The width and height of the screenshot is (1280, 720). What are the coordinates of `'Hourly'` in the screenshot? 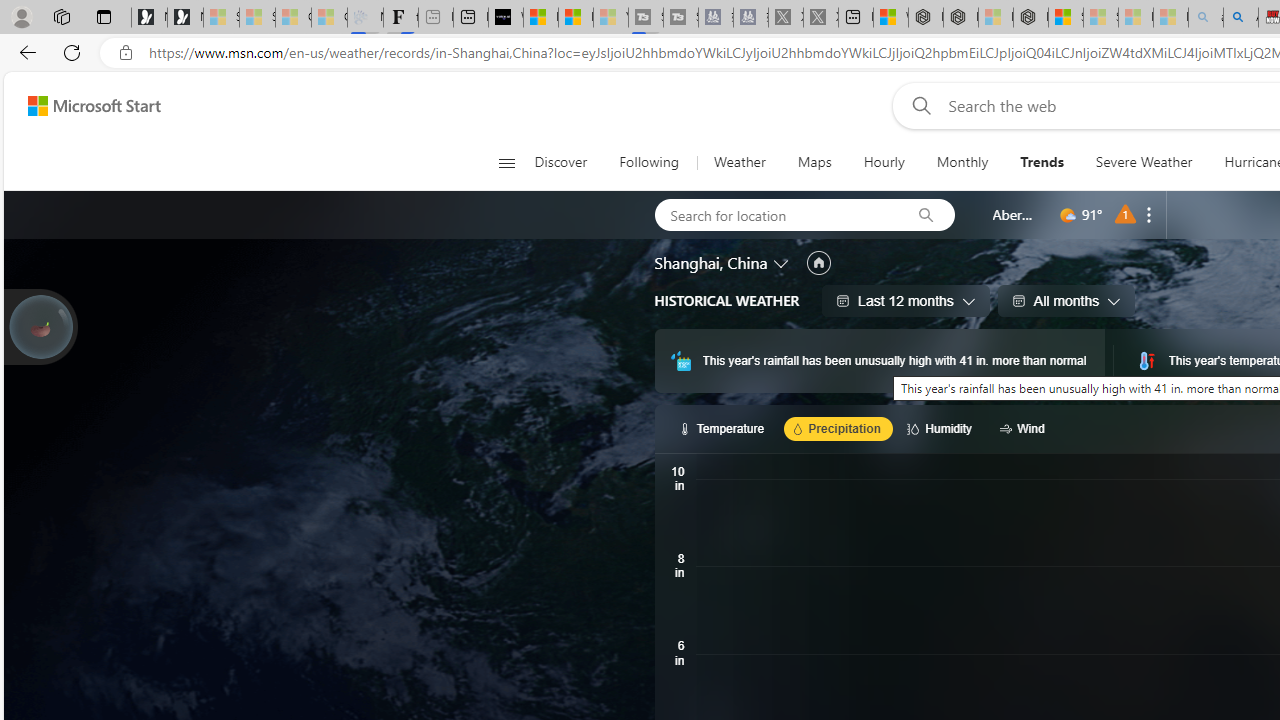 It's located at (883, 162).